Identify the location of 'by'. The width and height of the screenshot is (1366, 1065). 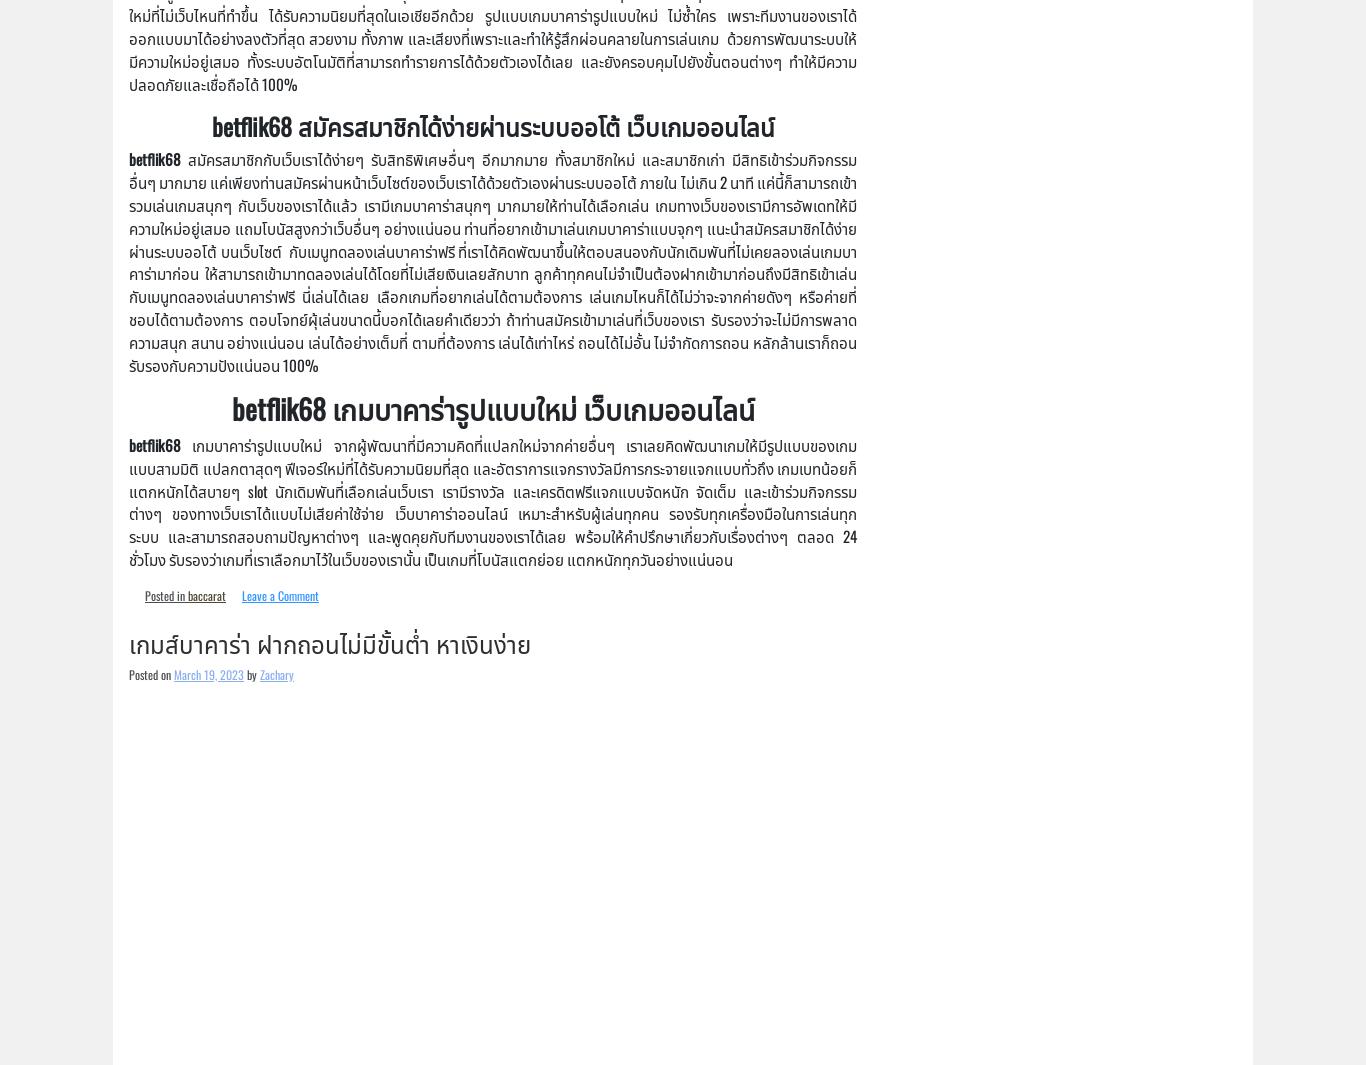
(252, 673).